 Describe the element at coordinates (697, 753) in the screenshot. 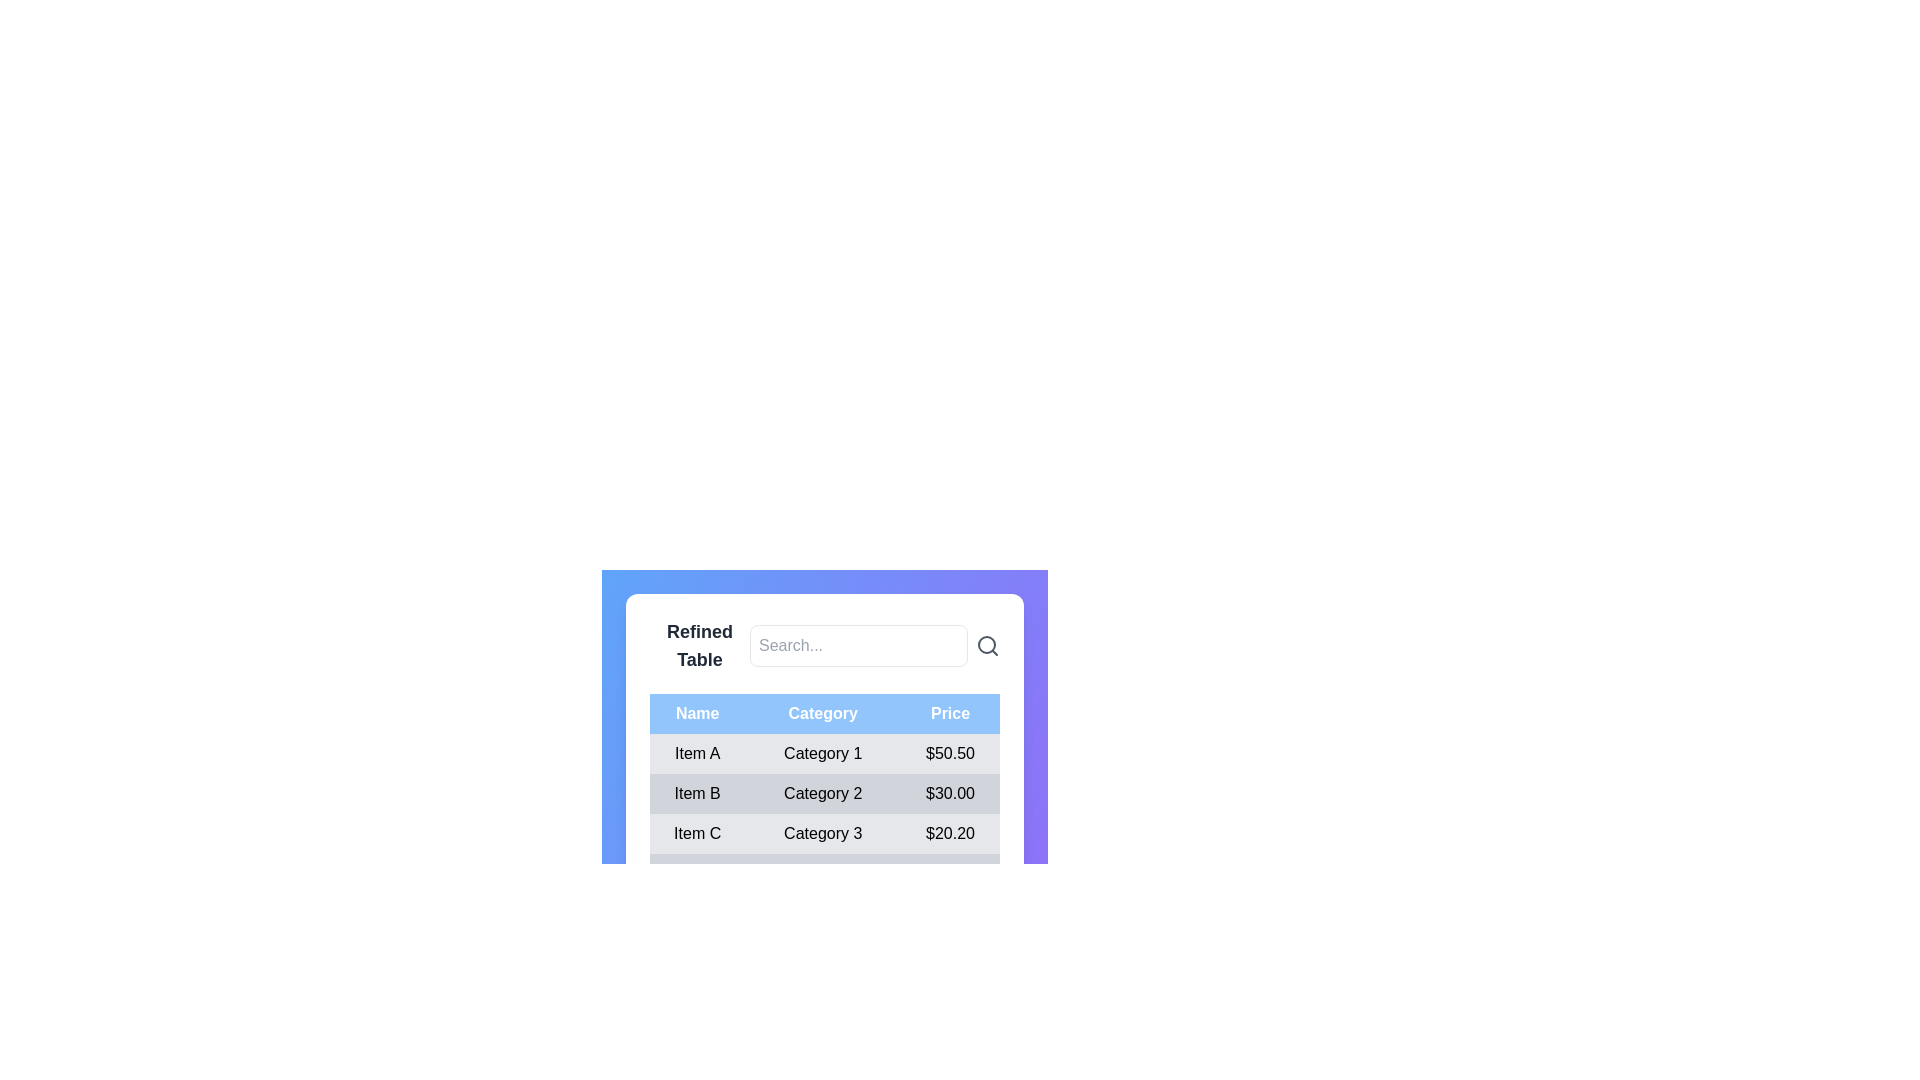

I see `the text label in the first column of the first row under the 'Name' header, which identifies an item in the table` at that location.